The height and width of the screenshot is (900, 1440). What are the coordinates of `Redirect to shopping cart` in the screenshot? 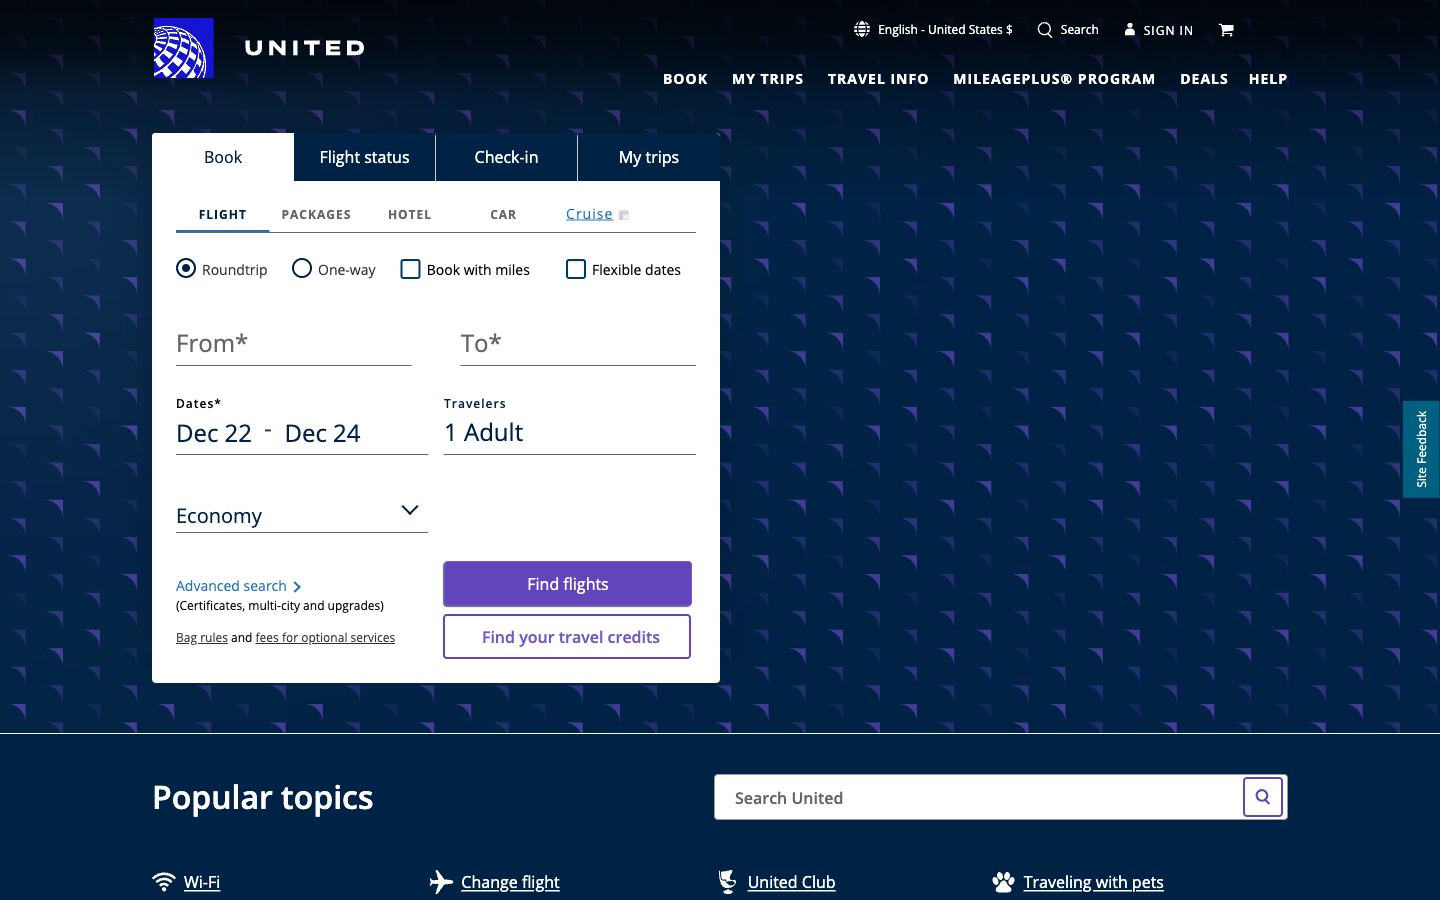 It's located at (1227, 27).